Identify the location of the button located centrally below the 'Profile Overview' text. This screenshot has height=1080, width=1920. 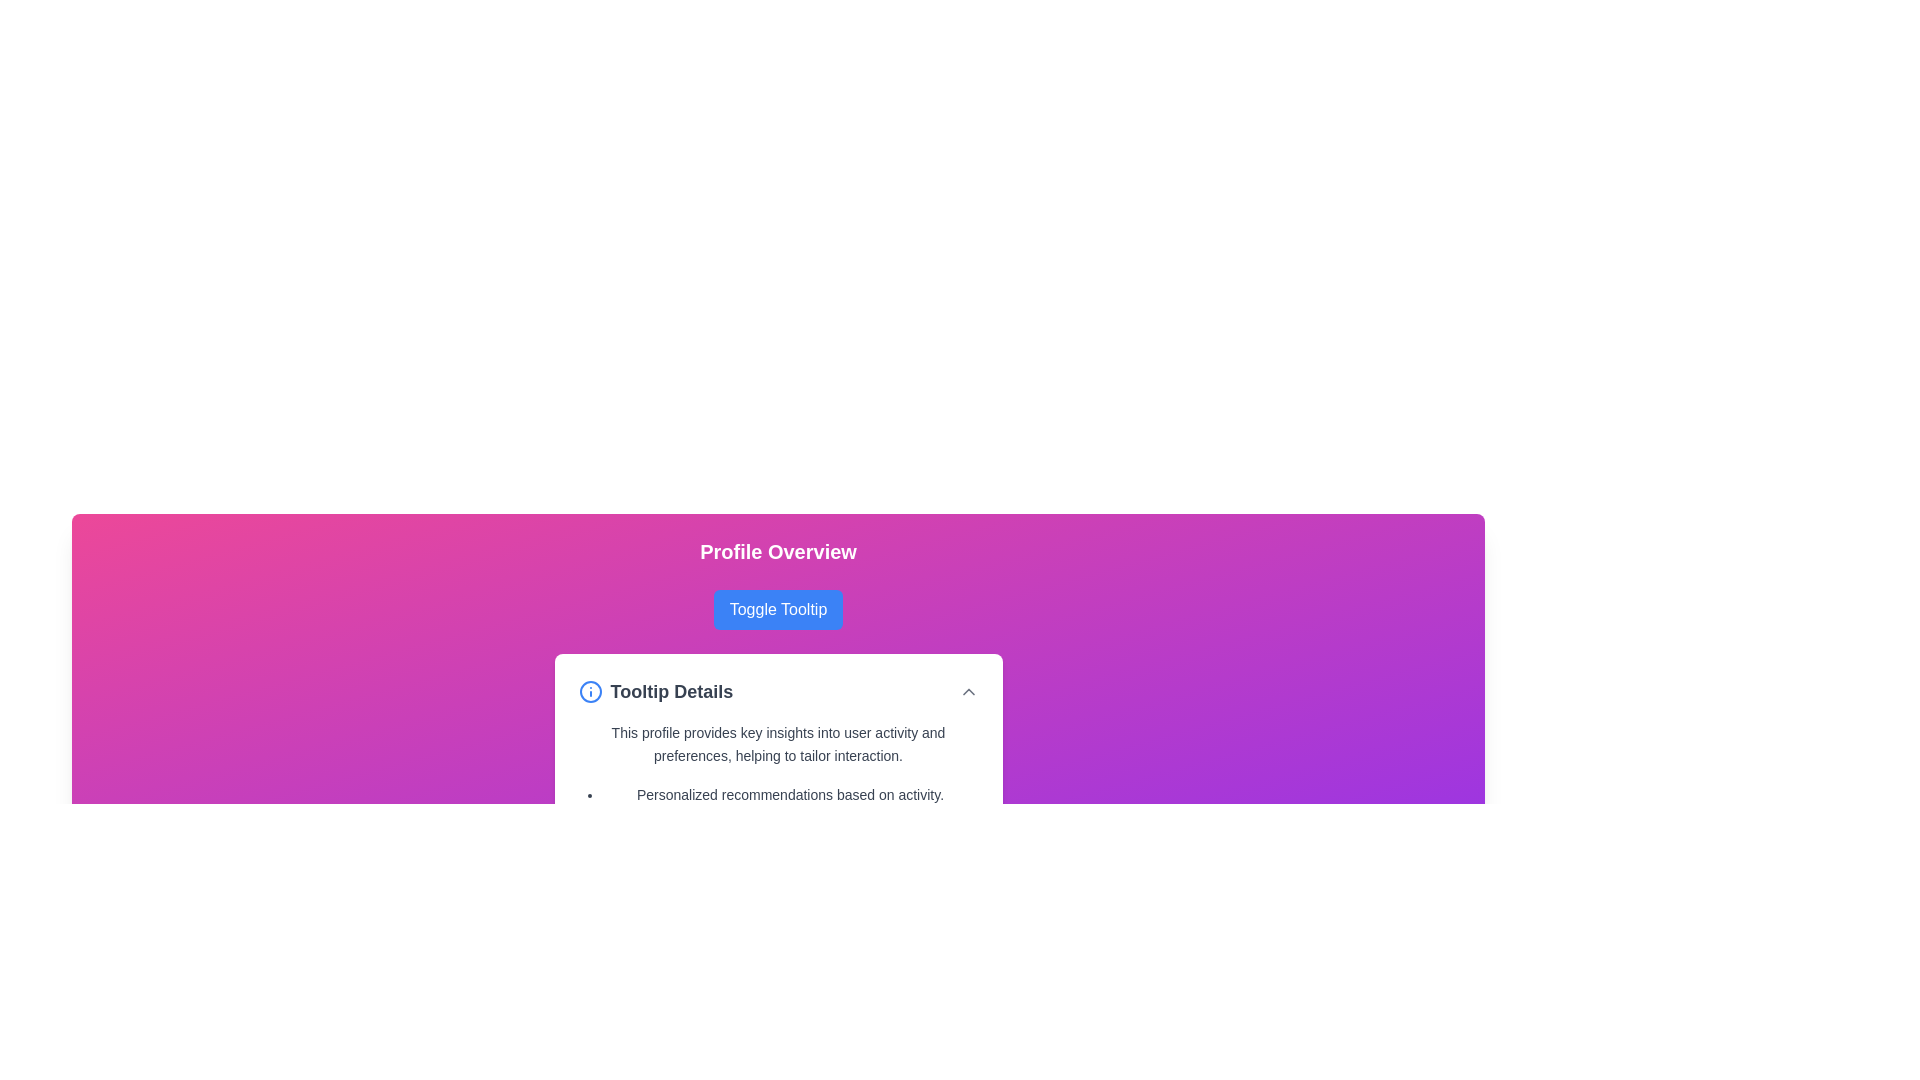
(777, 608).